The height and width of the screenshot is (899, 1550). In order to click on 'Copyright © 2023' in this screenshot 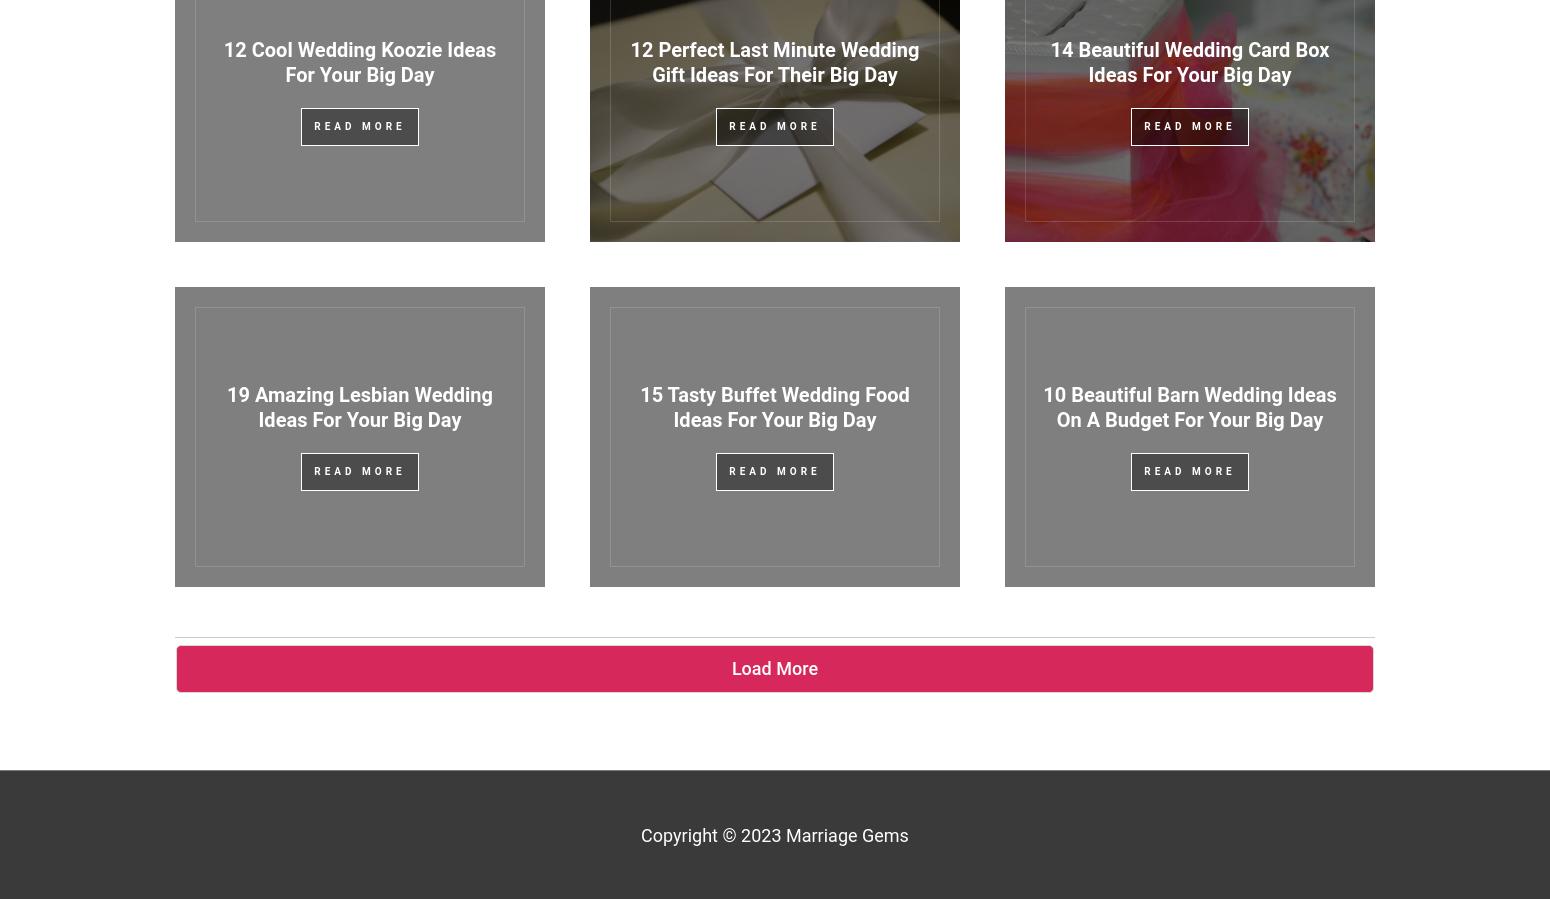, I will do `click(713, 834)`.